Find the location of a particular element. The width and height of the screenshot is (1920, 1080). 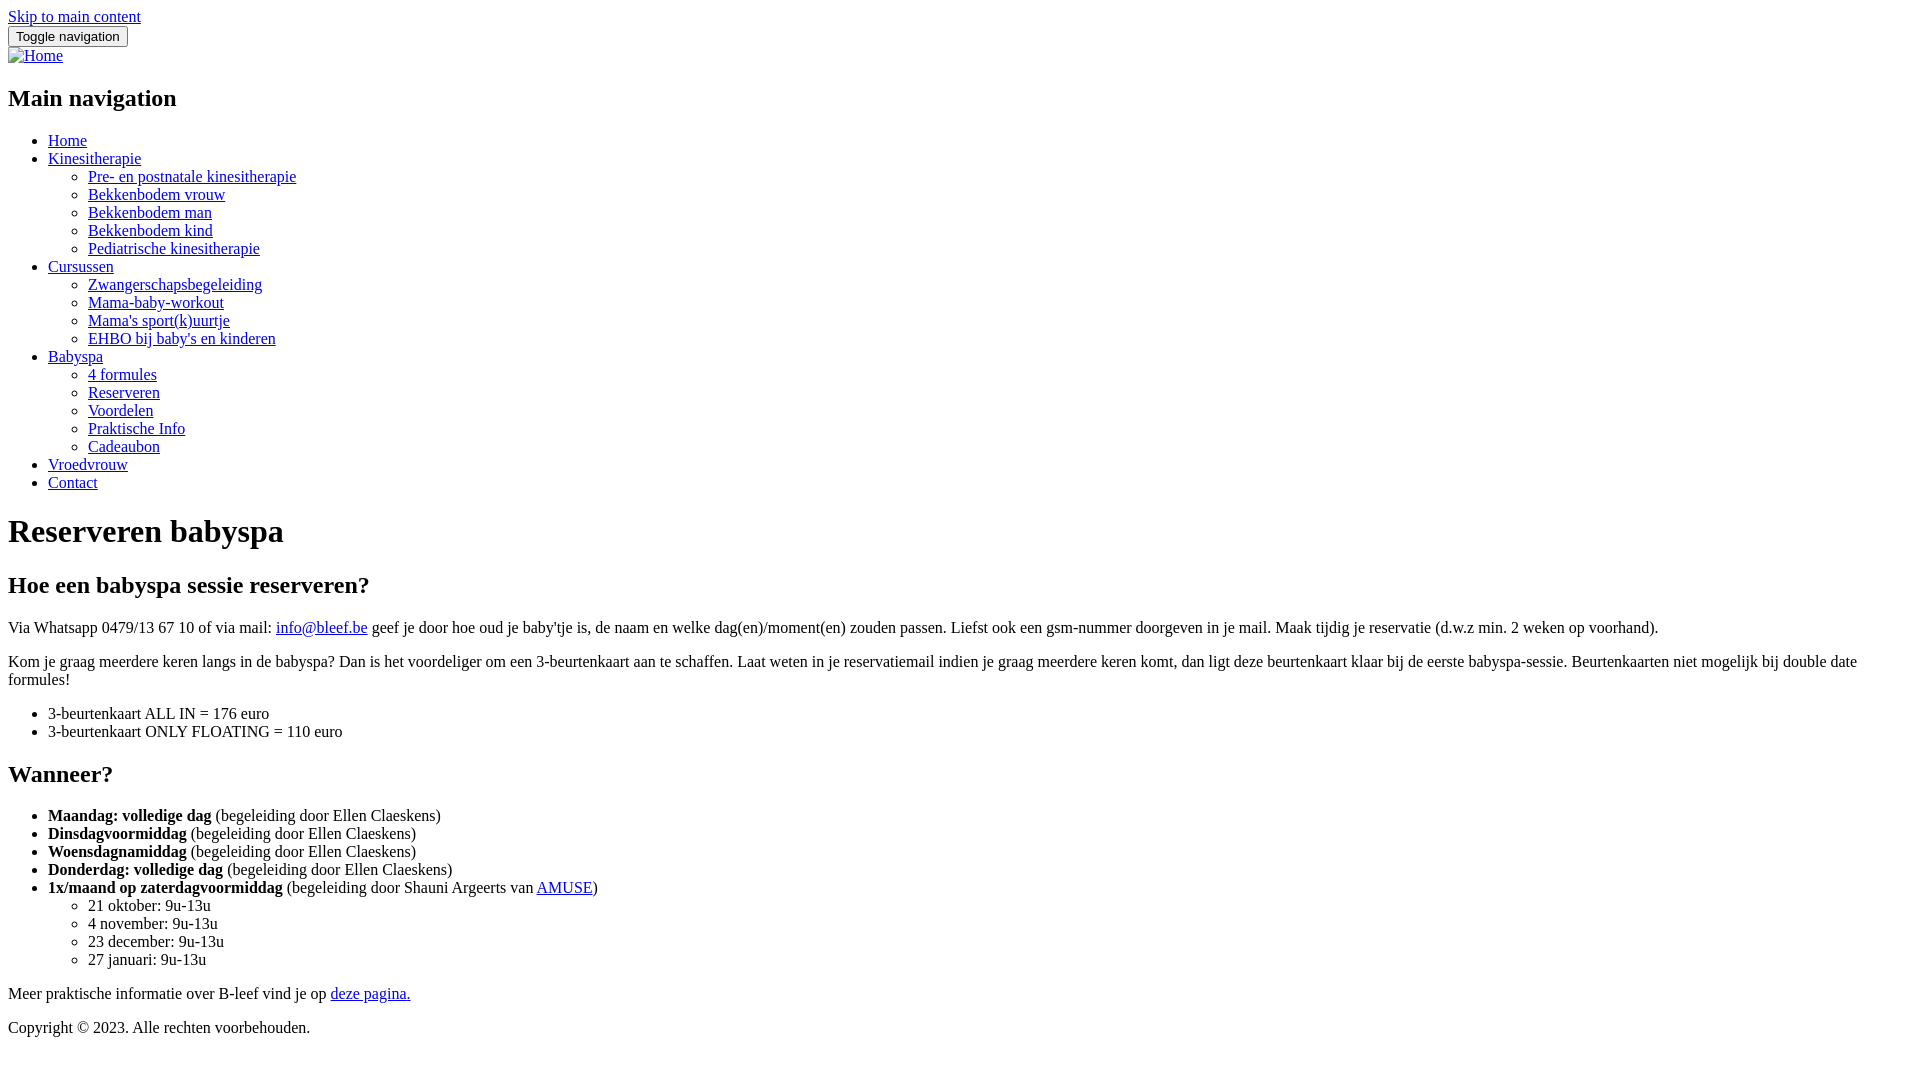

'Contact' is located at coordinates (72, 482).